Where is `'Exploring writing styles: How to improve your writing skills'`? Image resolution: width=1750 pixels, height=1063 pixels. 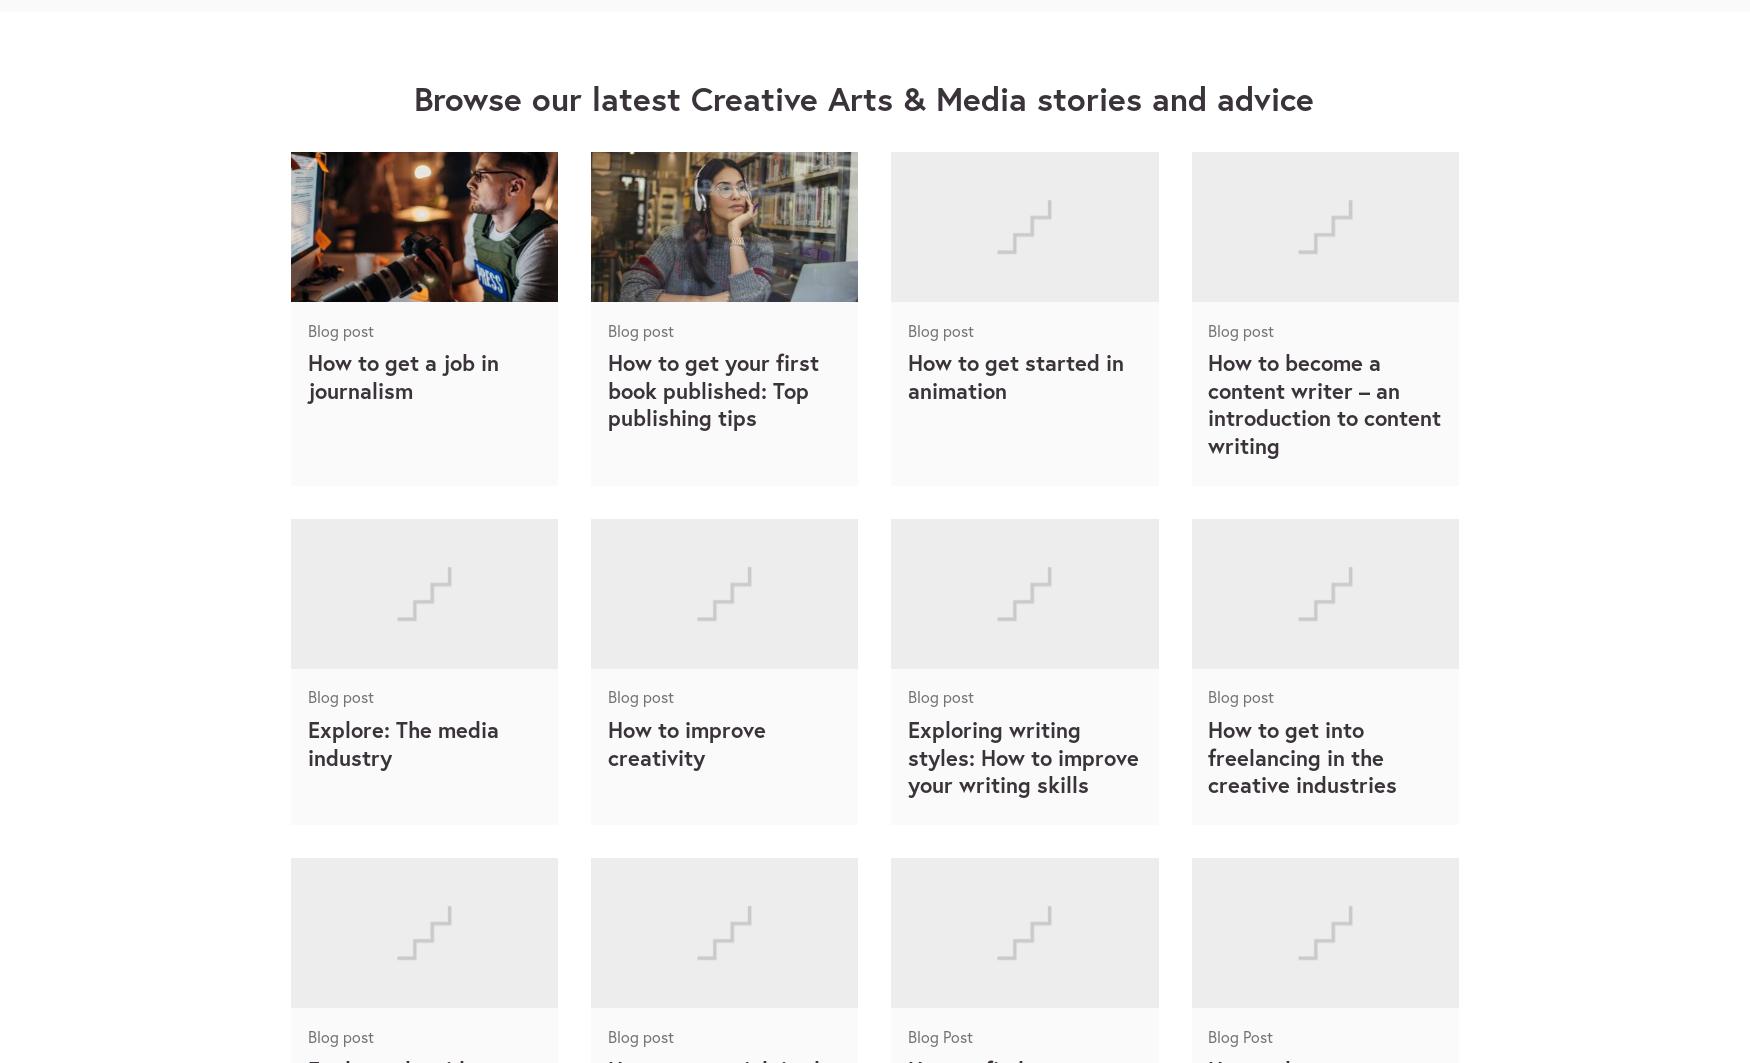
'Exploring writing styles: How to improve your writing skills' is located at coordinates (1021, 755).